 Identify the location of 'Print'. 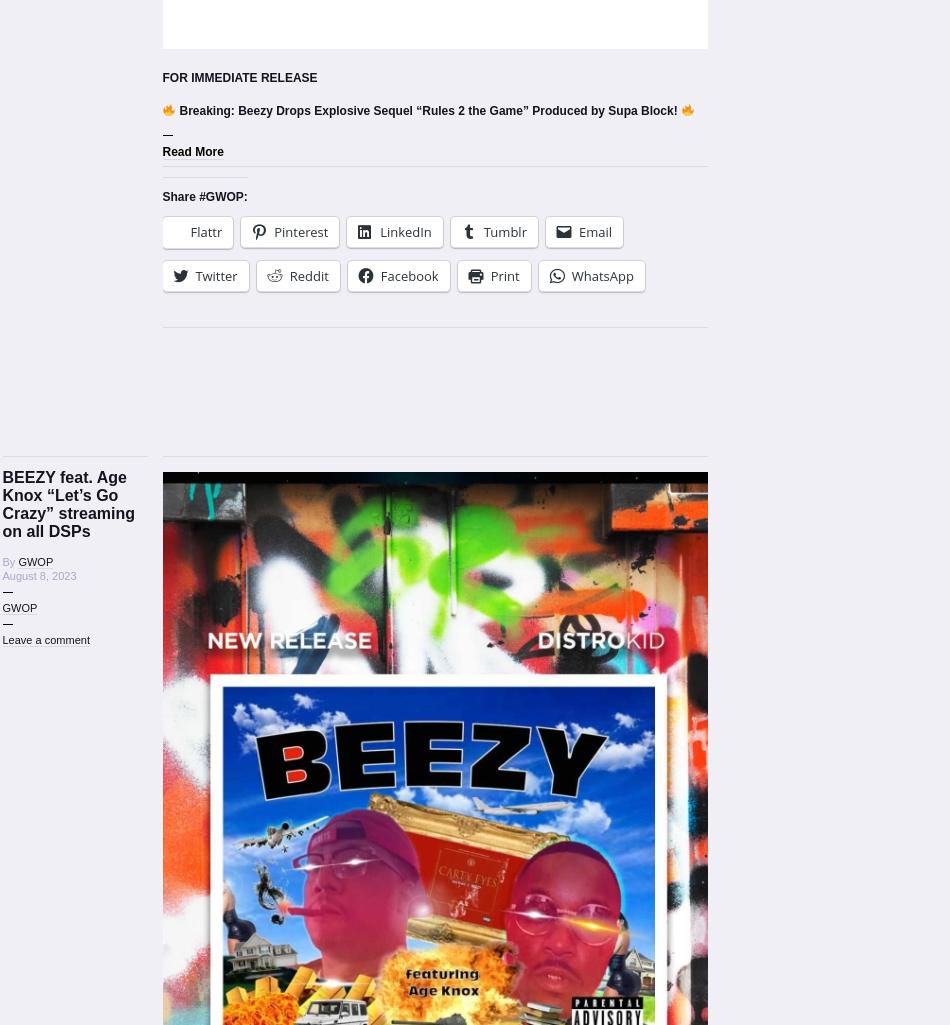
(504, 274).